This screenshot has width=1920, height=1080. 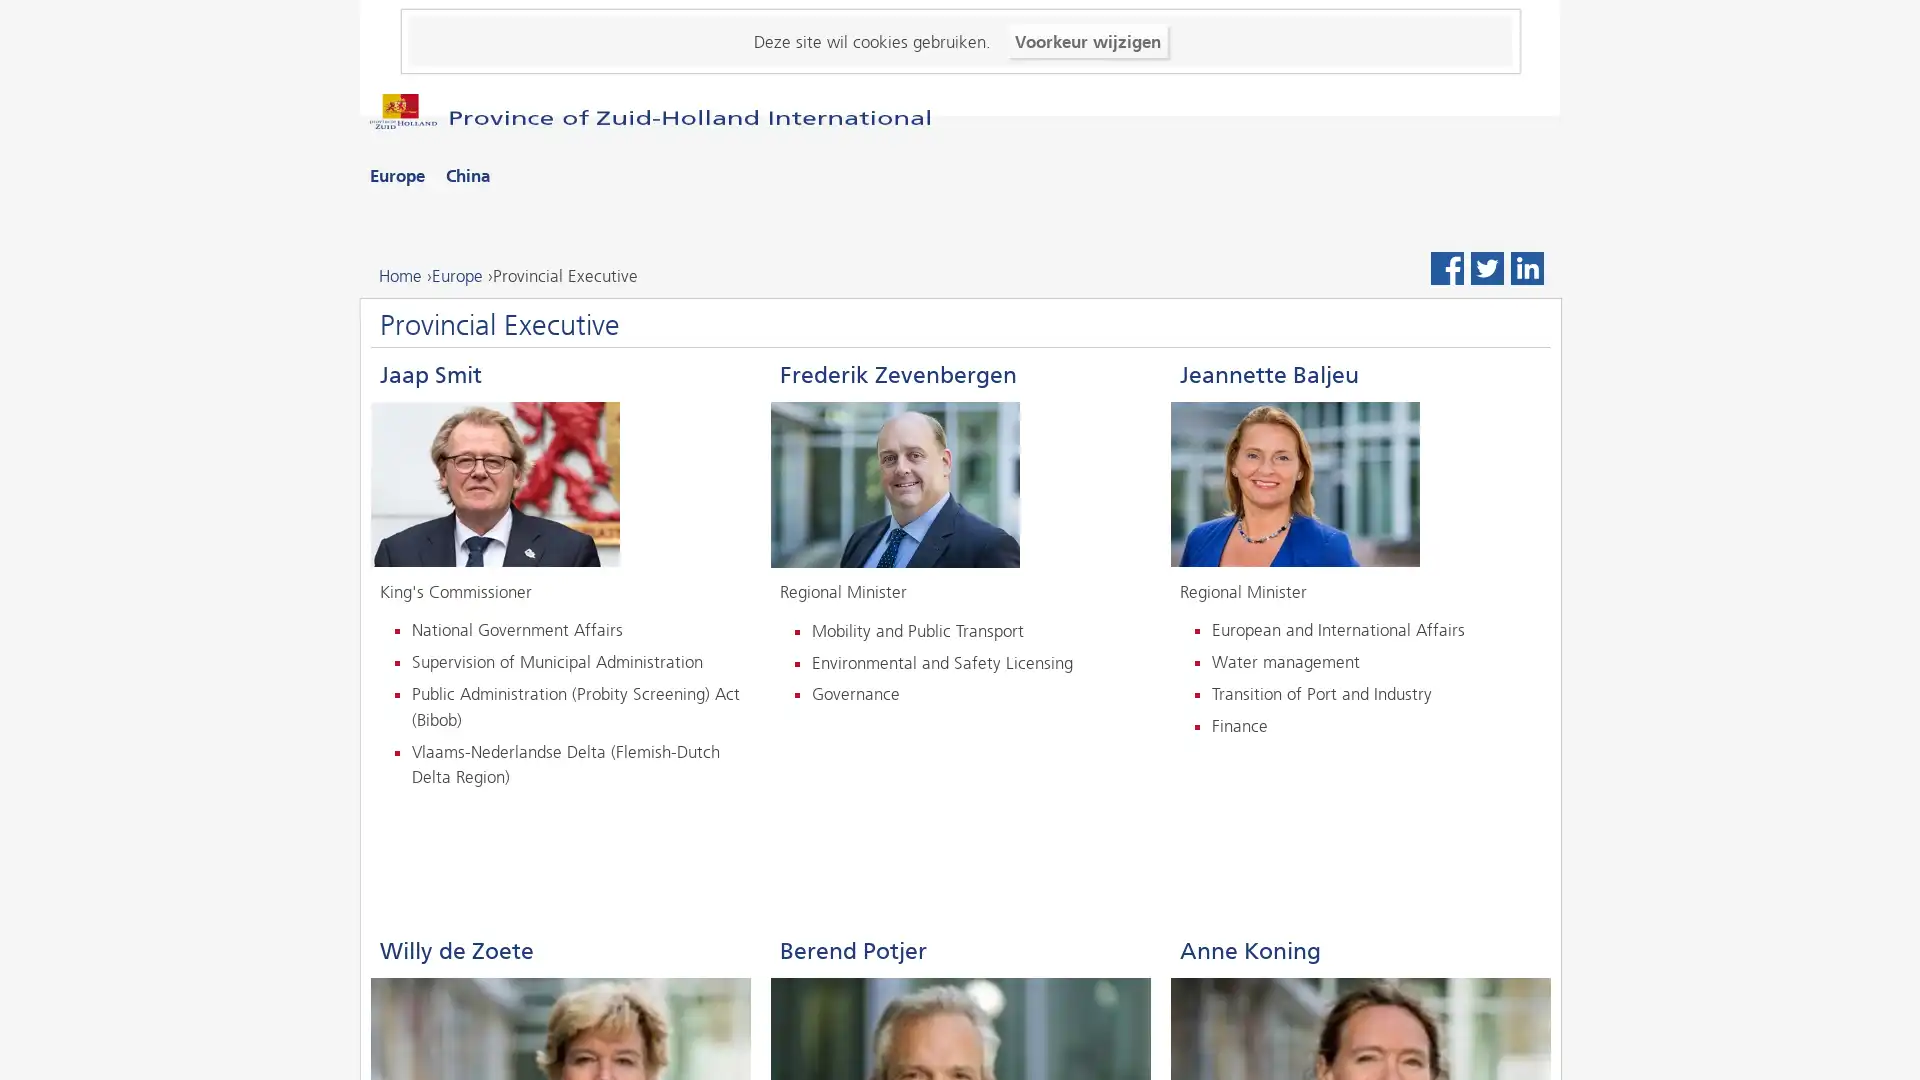 What do you see at coordinates (1085, 40) in the screenshot?
I see `Voorkeur wijzigen` at bounding box center [1085, 40].